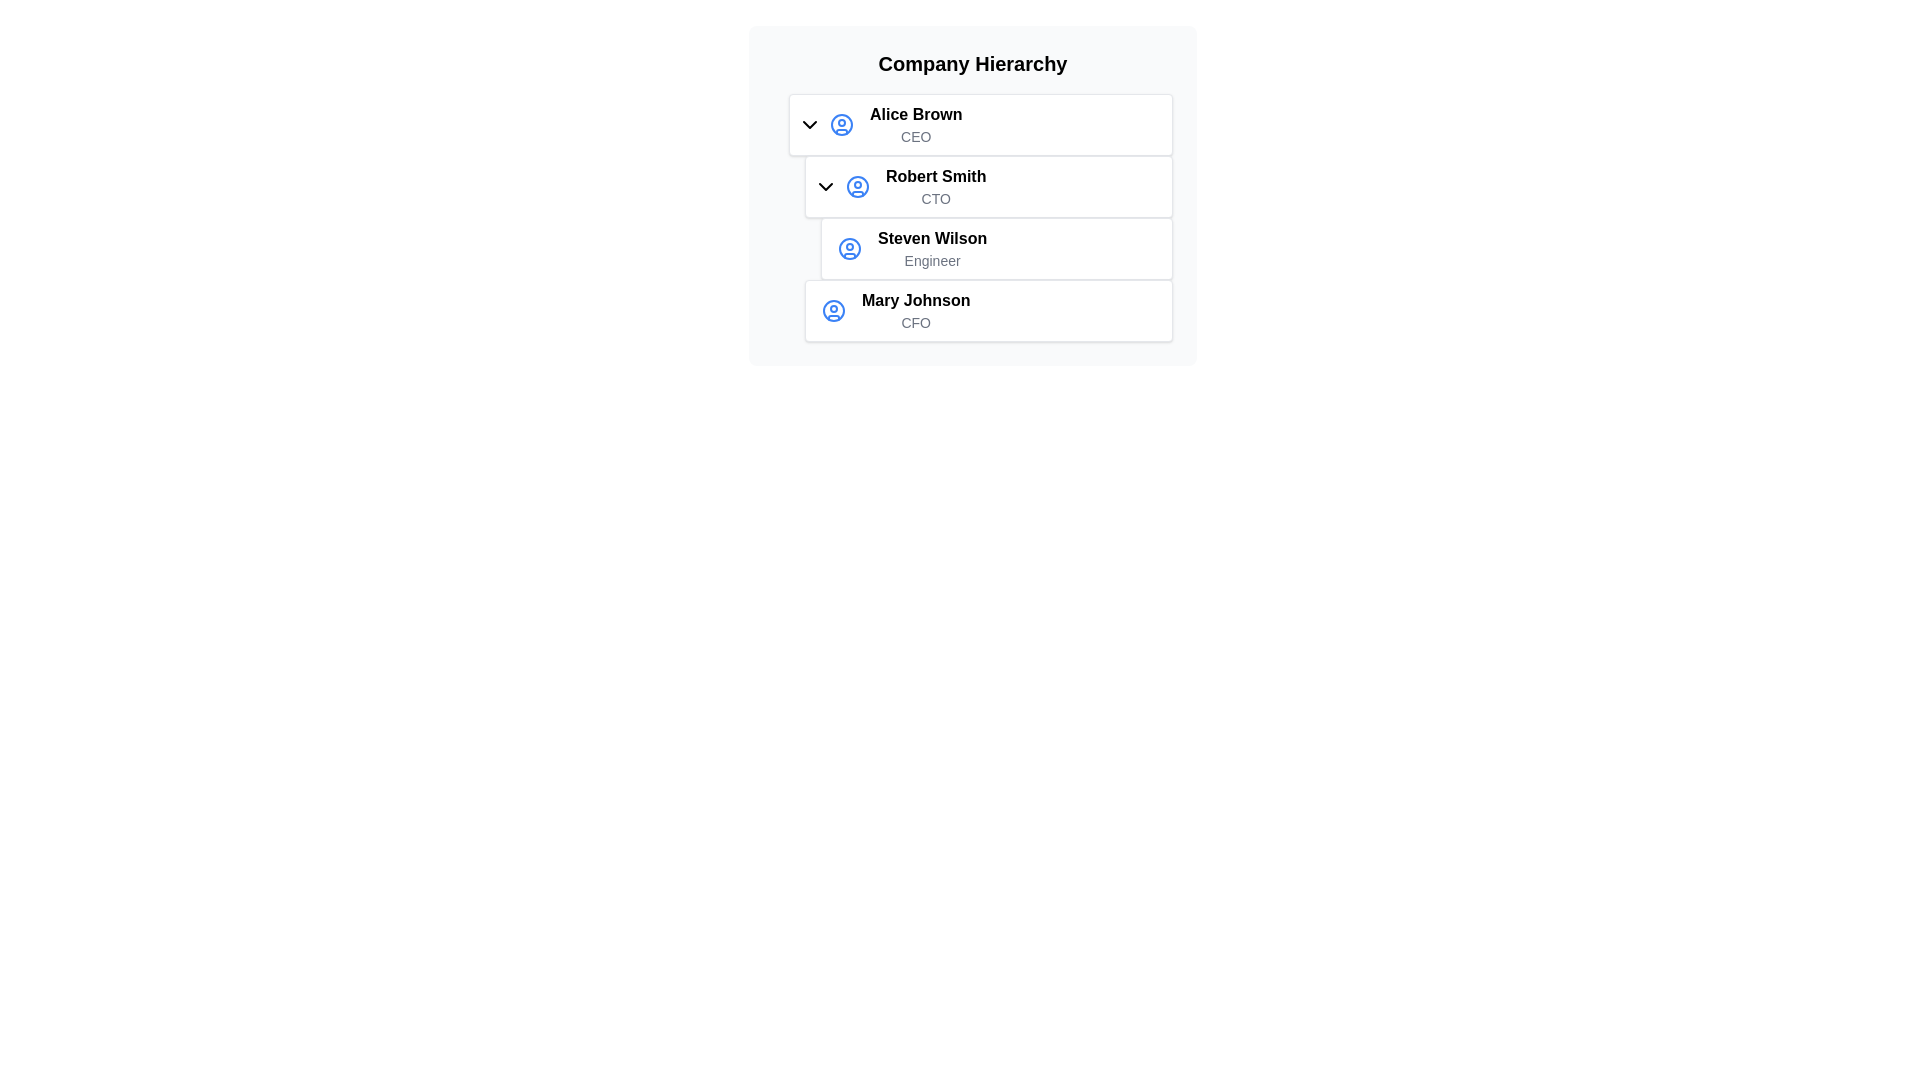 The width and height of the screenshot is (1920, 1080). What do you see at coordinates (810, 124) in the screenshot?
I see `the downward-pointing chevron icon with a black outline, located to the left of the user avatar icon` at bounding box center [810, 124].